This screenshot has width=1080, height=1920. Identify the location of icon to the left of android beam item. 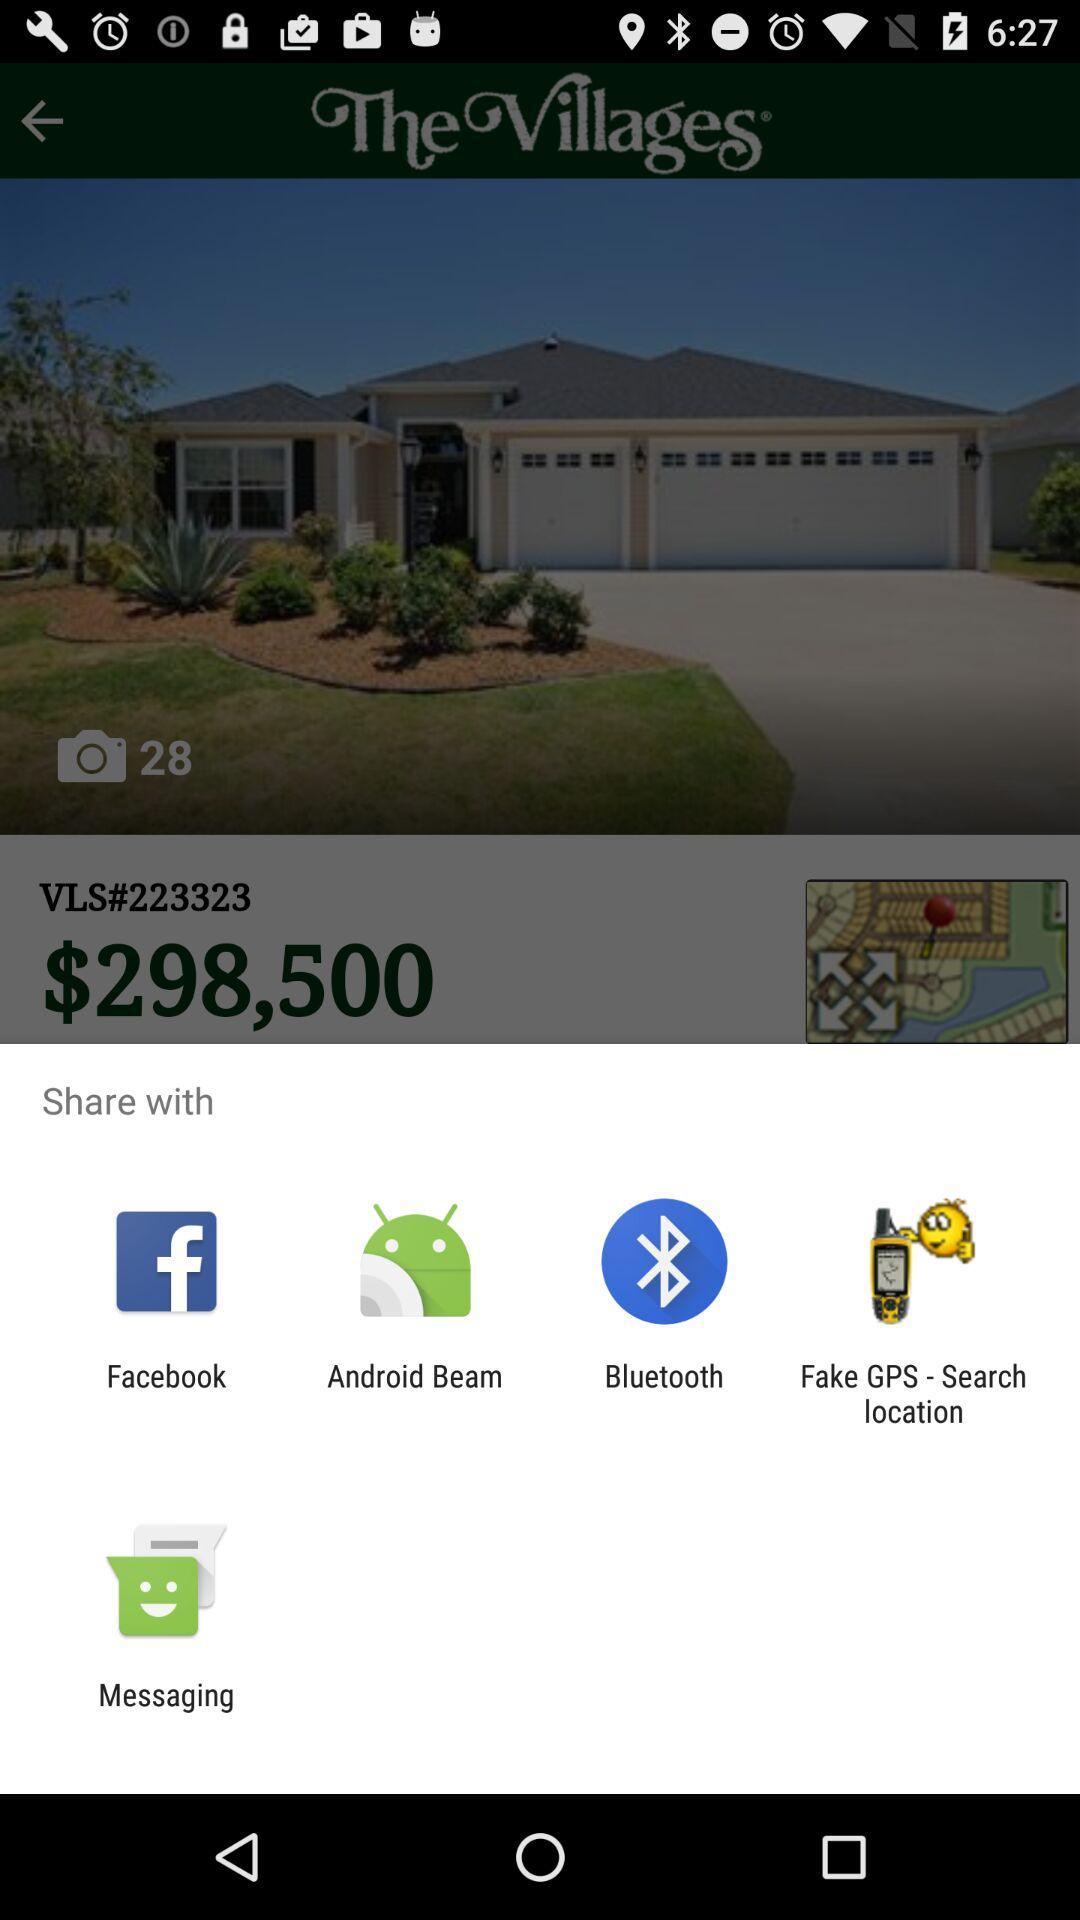
(165, 1392).